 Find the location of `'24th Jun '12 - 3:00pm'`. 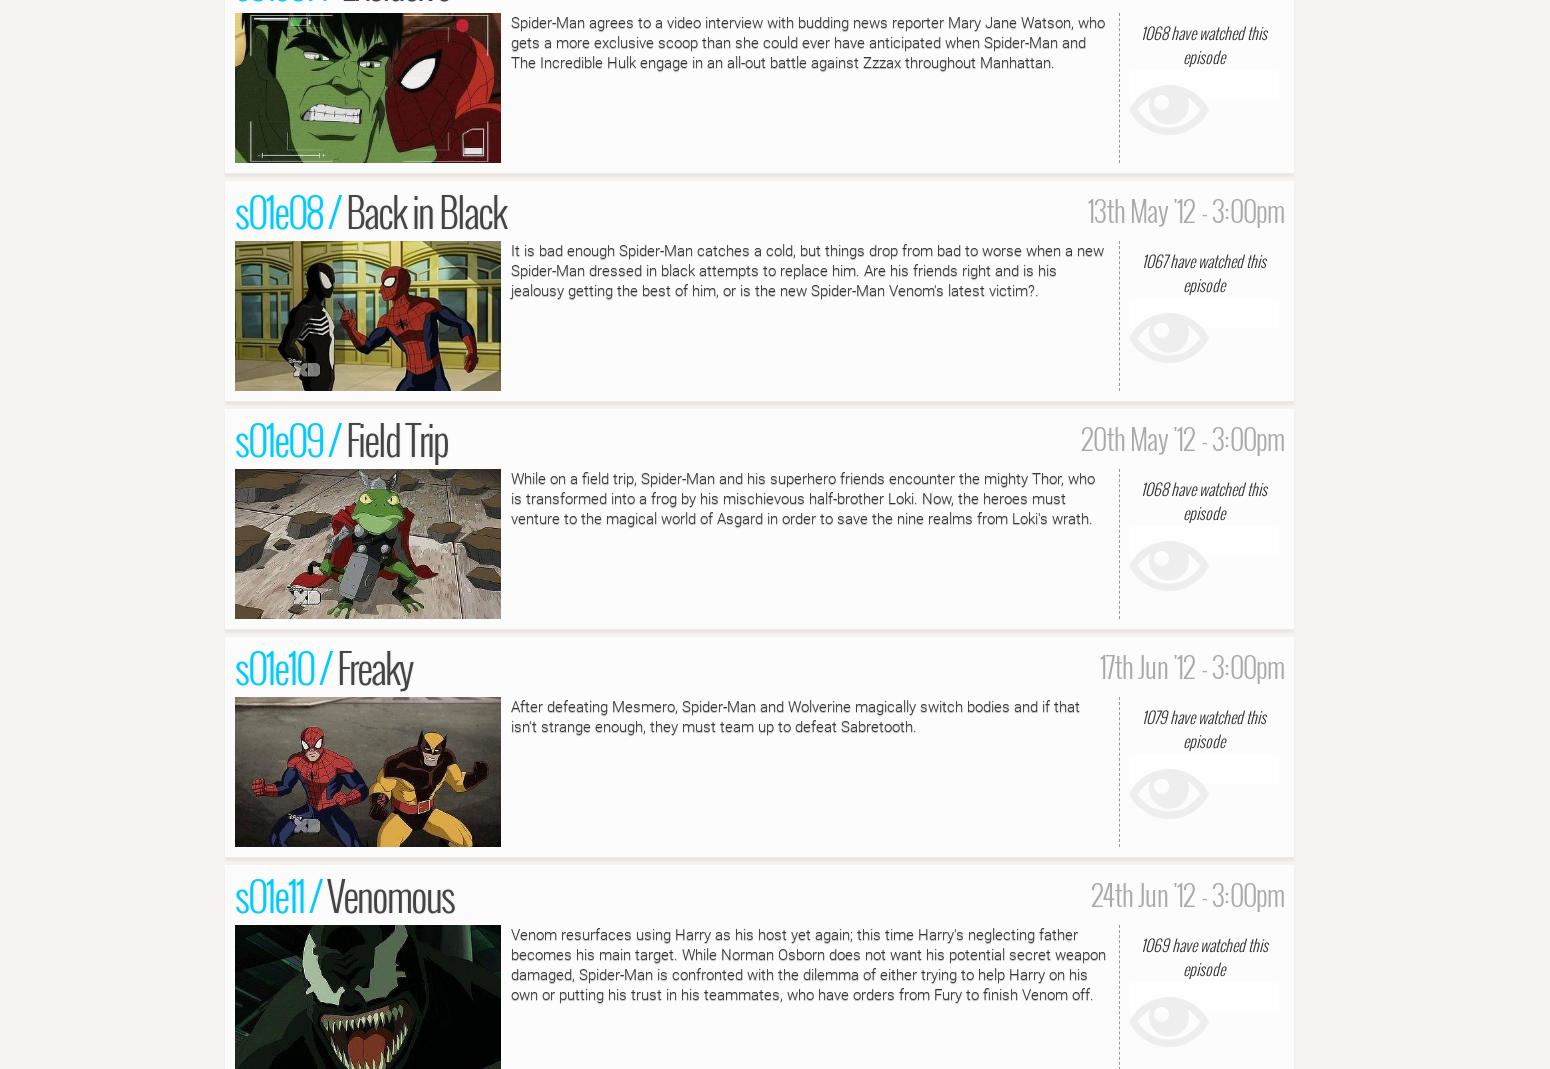

'24th Jun '12 - 3:00pm' is located at coordinates (1187, 892).